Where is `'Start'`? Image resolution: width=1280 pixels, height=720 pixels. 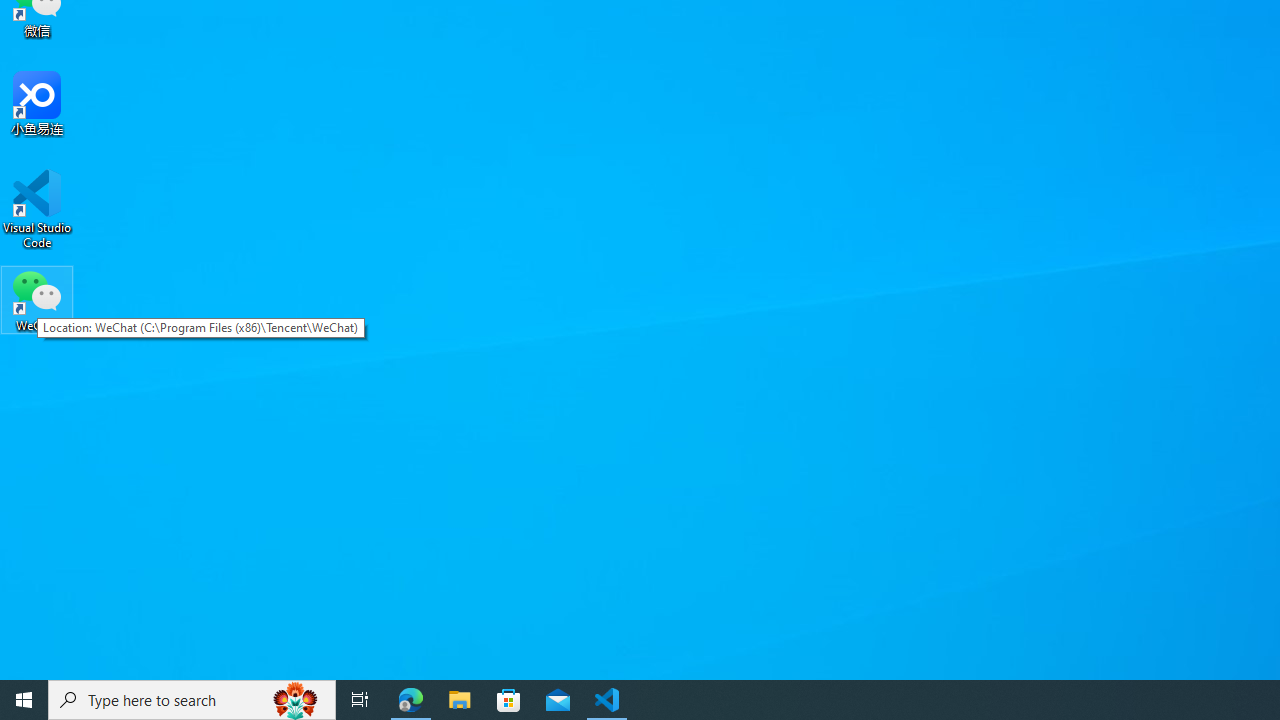 'Start' is located at coordinates (24, 698).